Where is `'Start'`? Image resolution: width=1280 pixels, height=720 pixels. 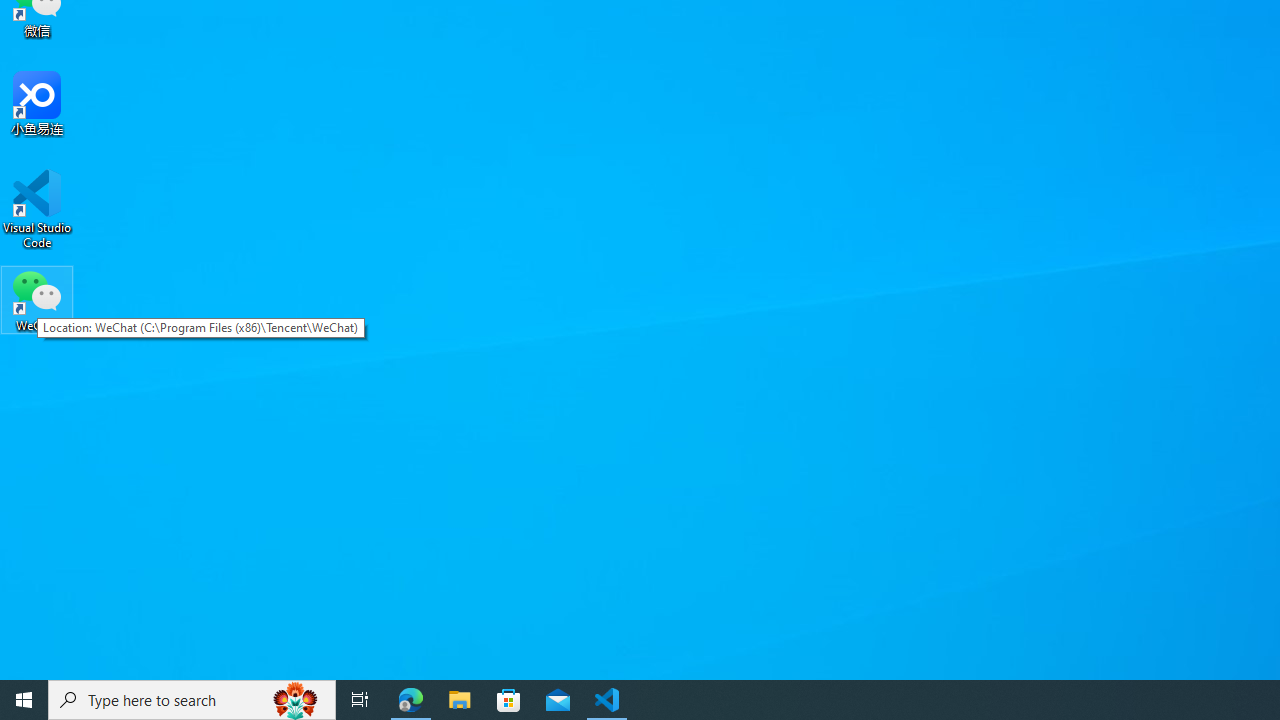 'Start' is located at coordinates (24, 698).